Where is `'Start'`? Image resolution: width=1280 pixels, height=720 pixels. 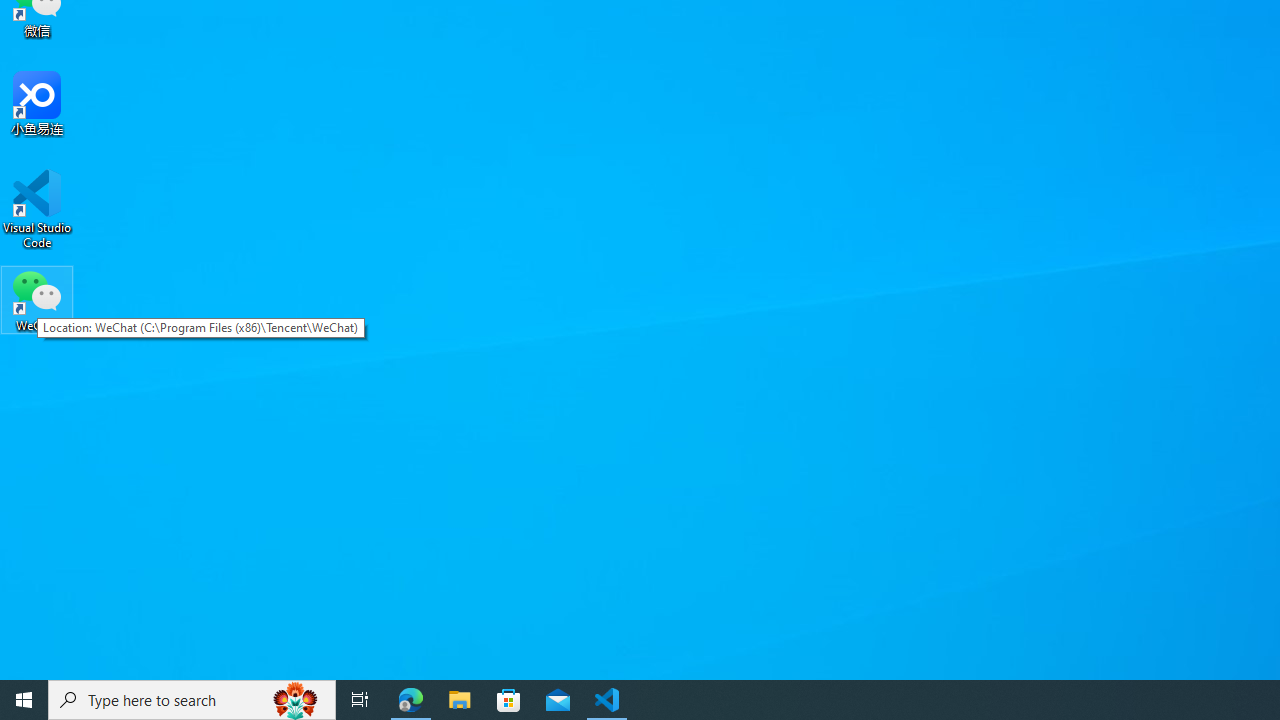 'Start' is located at coordinates (24, 698).